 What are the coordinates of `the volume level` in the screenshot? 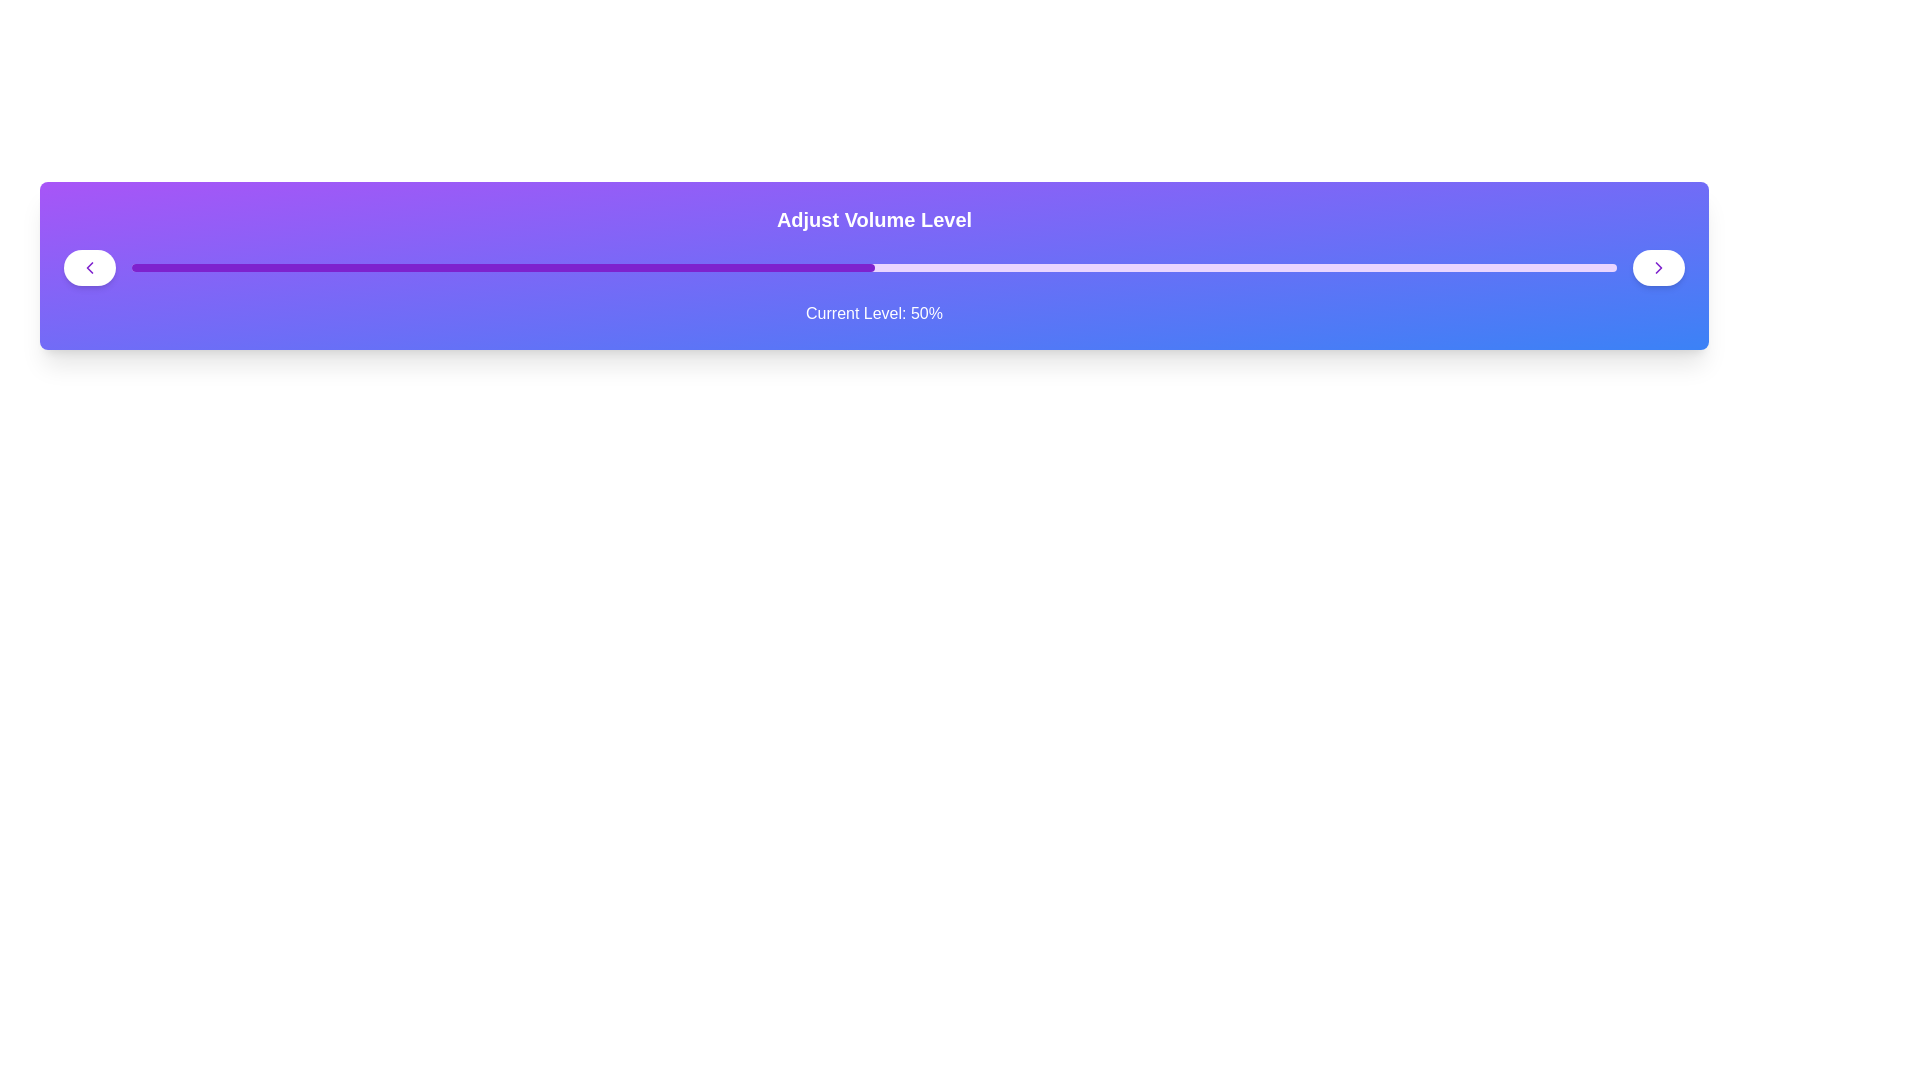 It's located at (1066, 266).